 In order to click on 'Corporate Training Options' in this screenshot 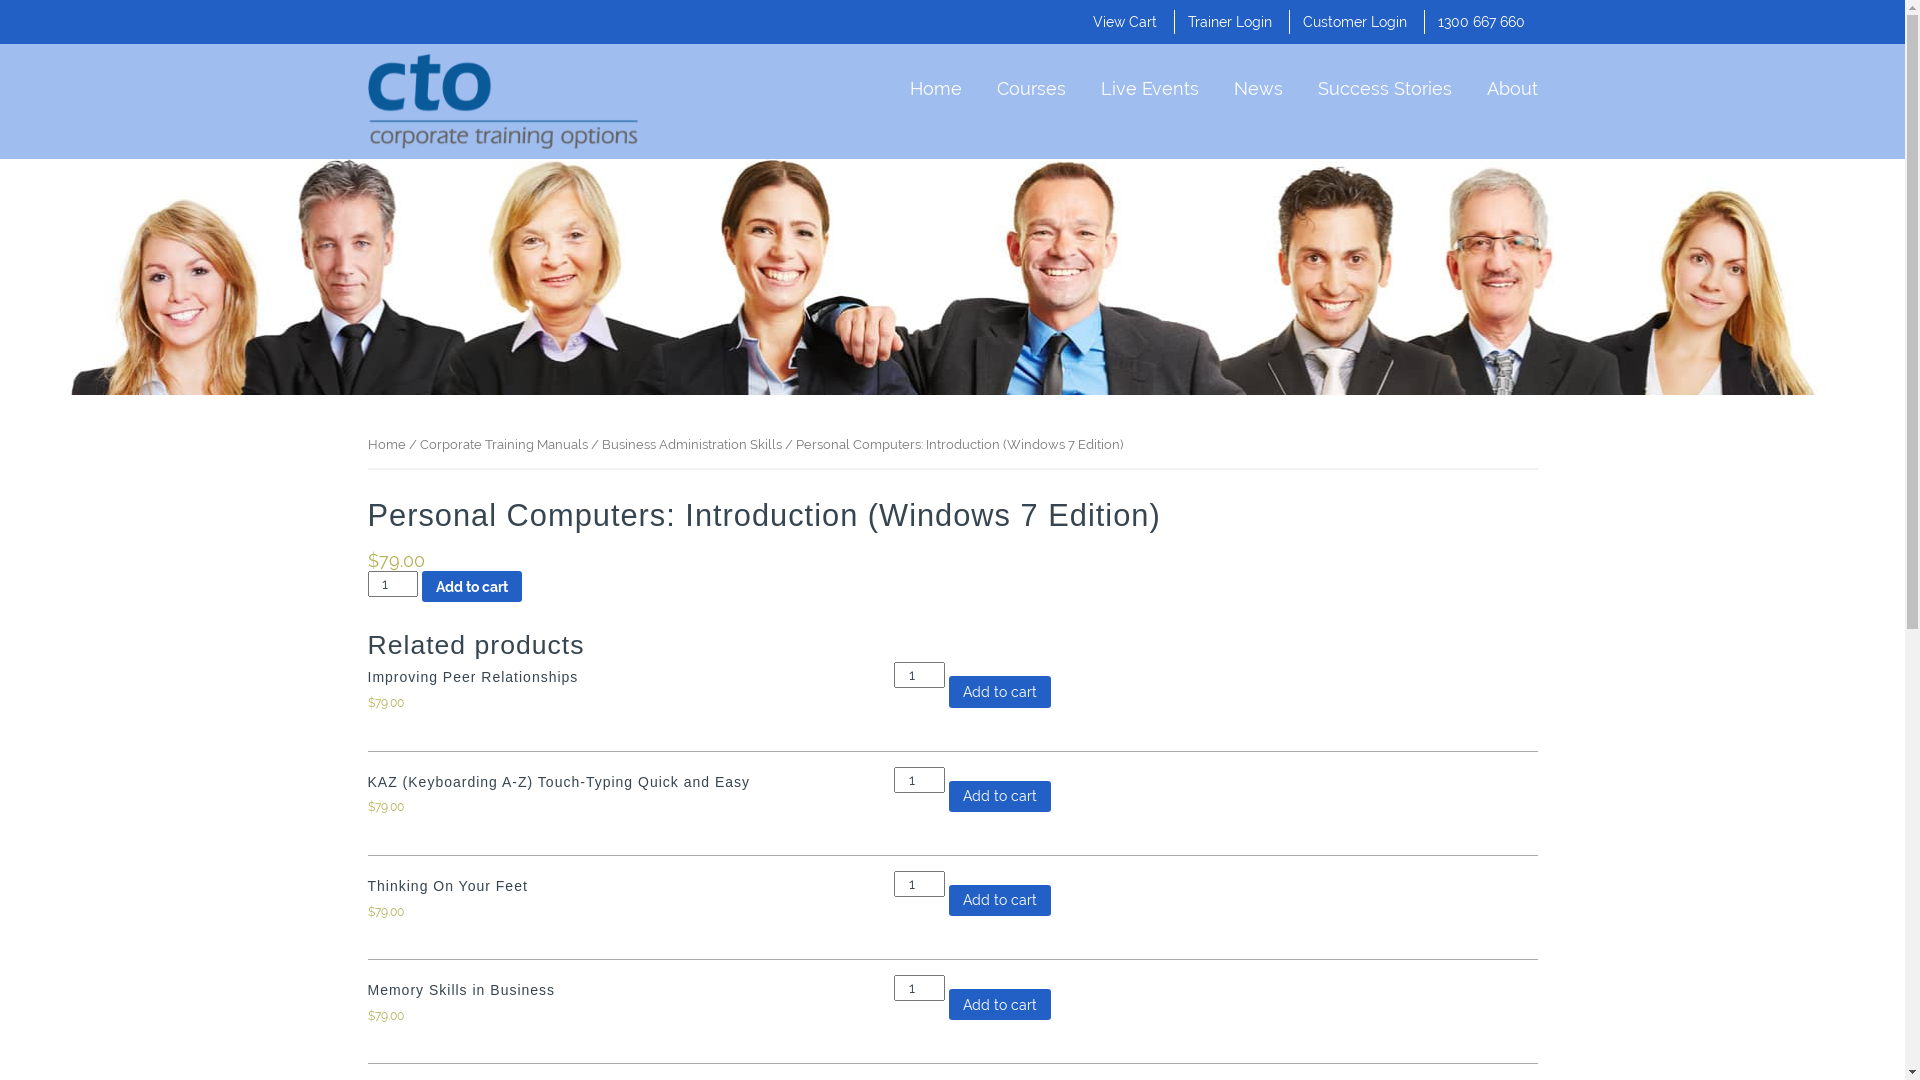, I will do `click(368, 101)`.